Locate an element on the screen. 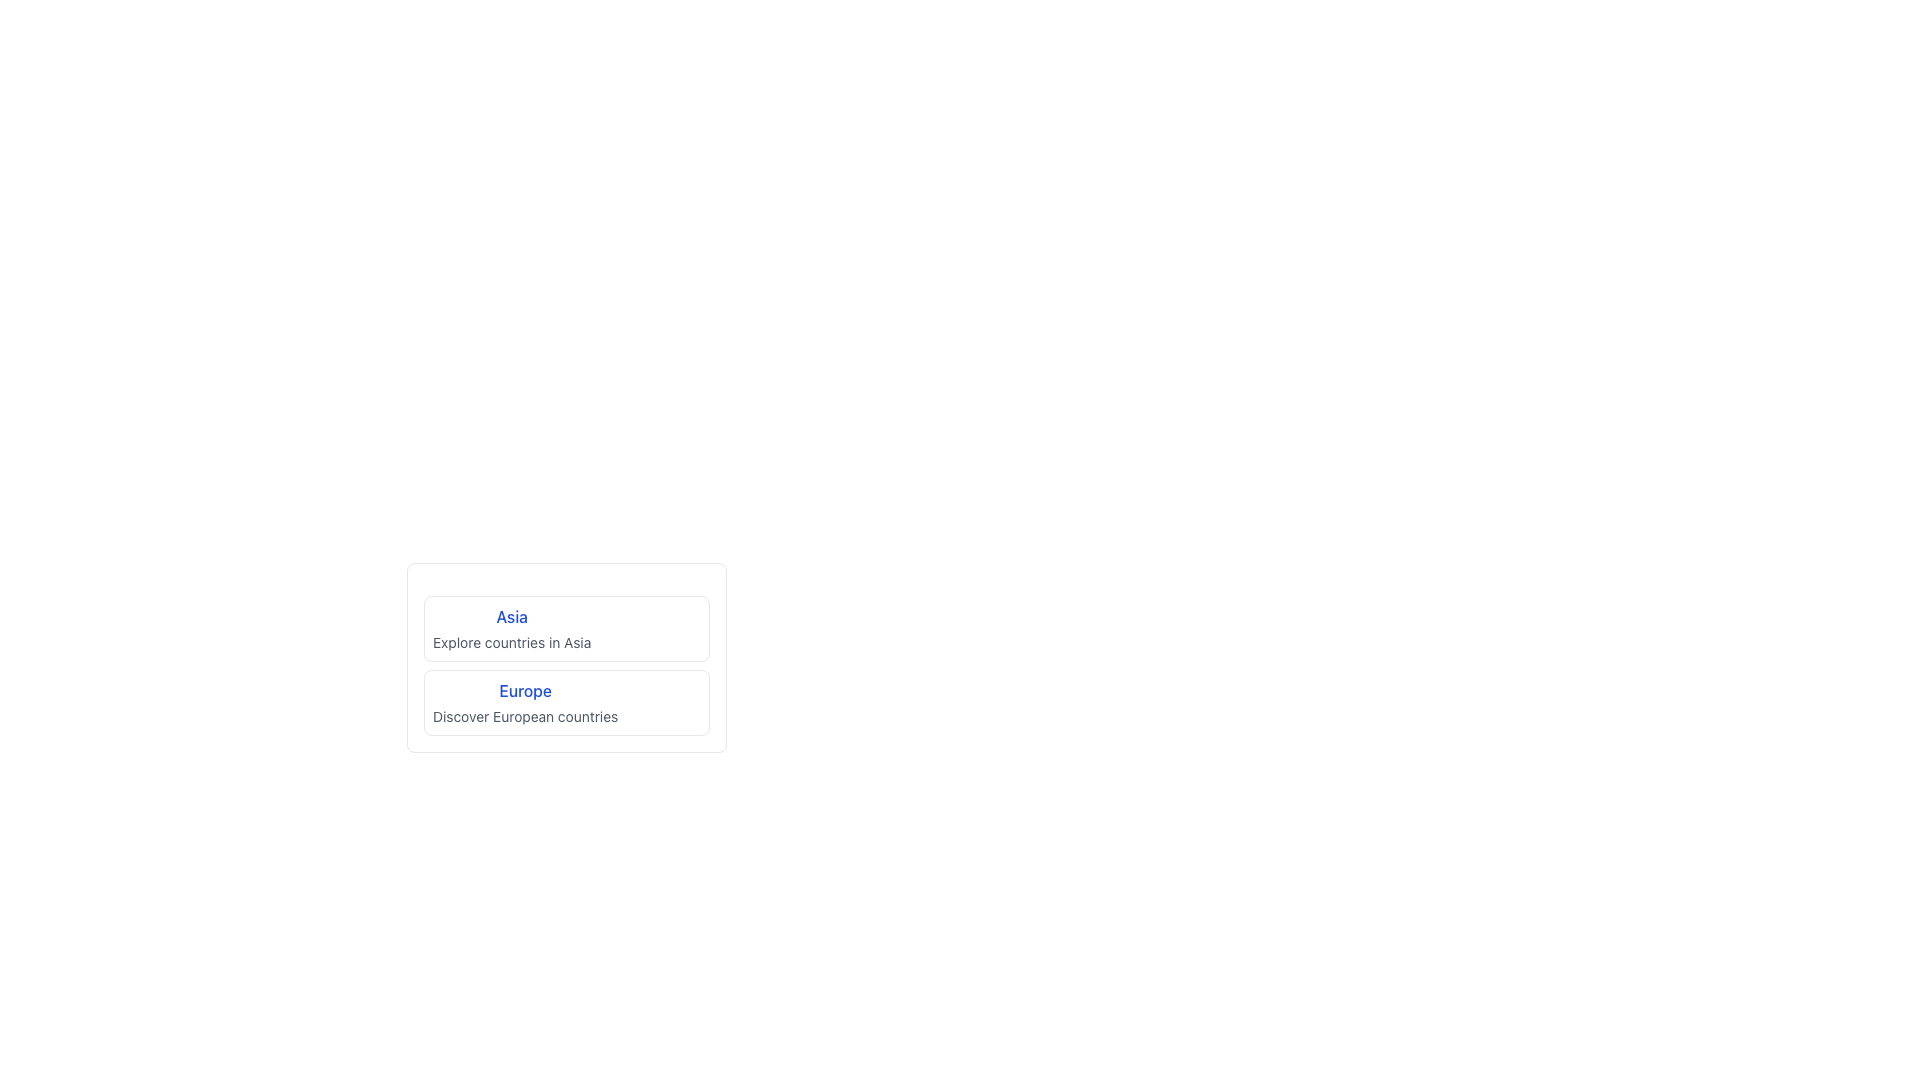 Image resolution: width=1920 pixels, height=1080 pixels. the text label displaying 'Asia' in blue font is located at coordinates (512, 627).